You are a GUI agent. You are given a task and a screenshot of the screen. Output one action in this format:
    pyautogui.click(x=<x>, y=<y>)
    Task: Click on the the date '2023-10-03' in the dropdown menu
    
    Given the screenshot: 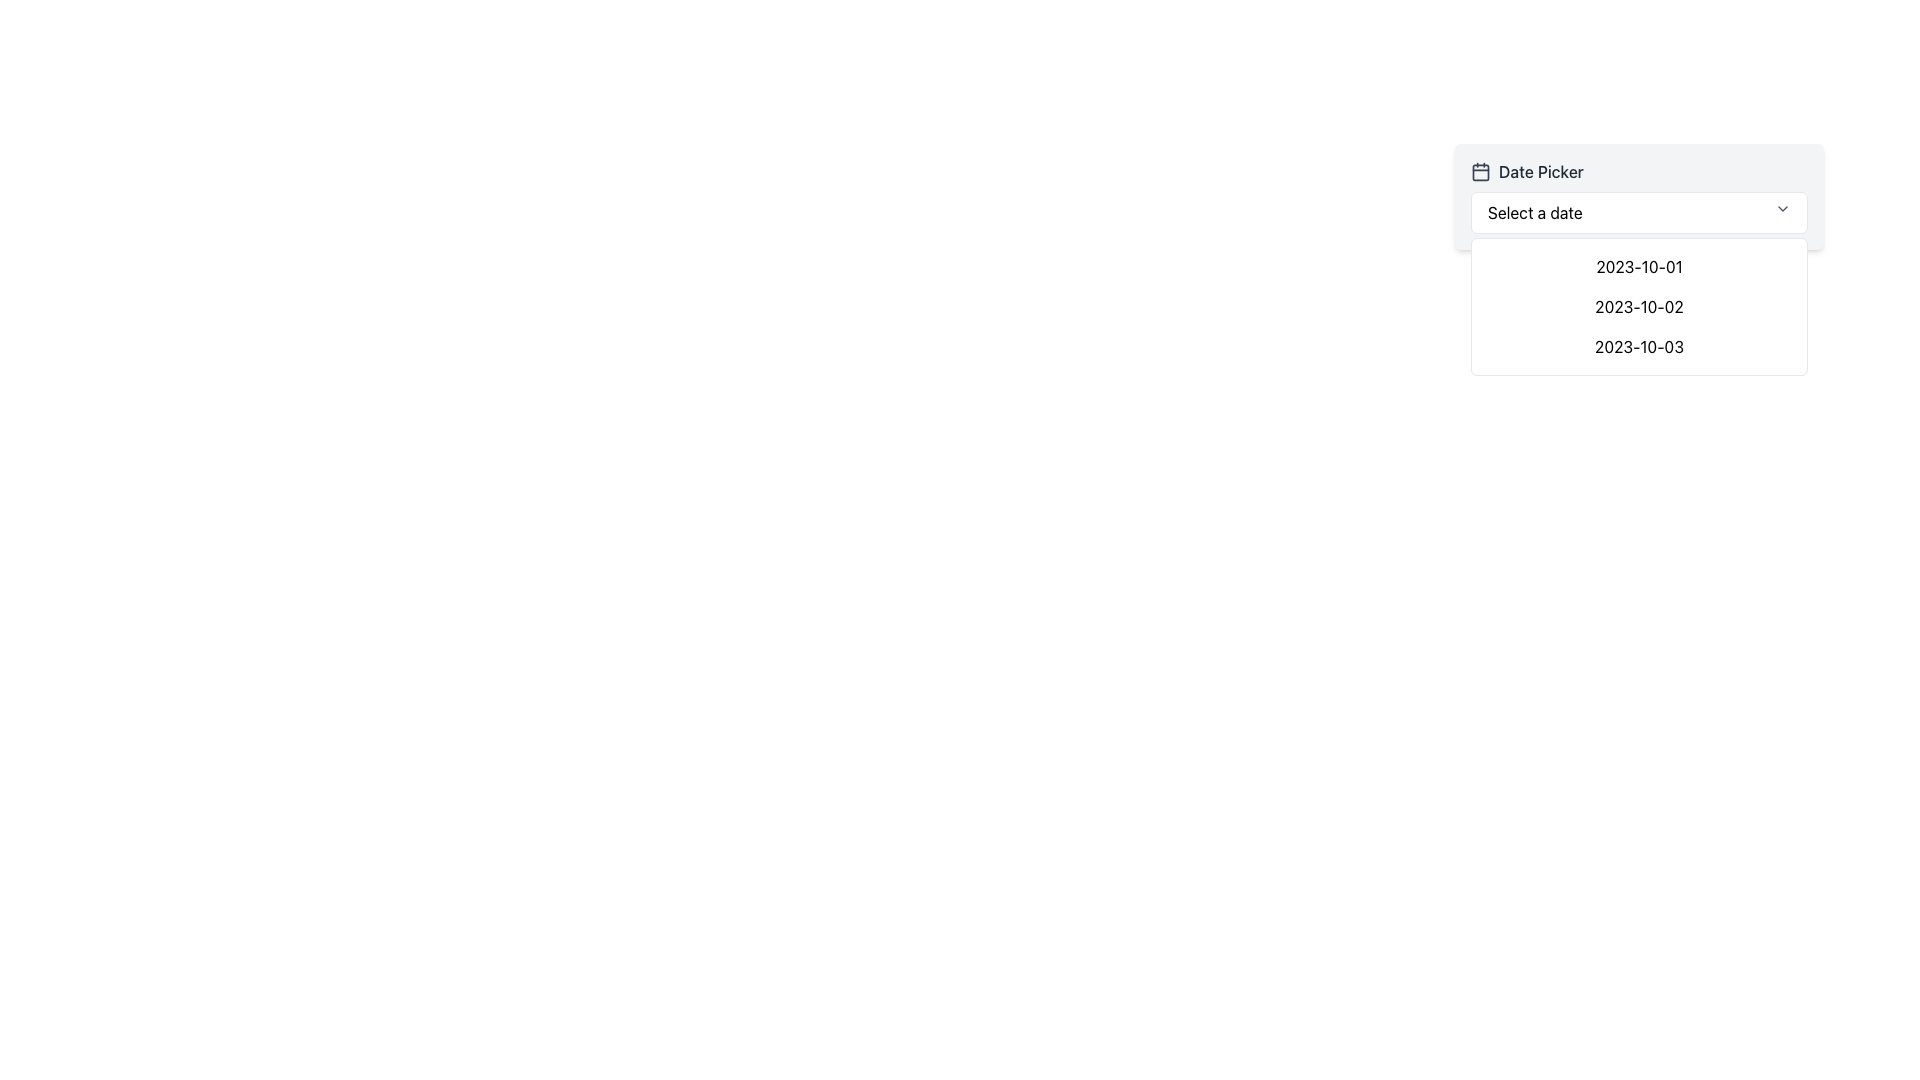 What is the action you would take?
    pyautogui.click(x=1639, y=346)
    